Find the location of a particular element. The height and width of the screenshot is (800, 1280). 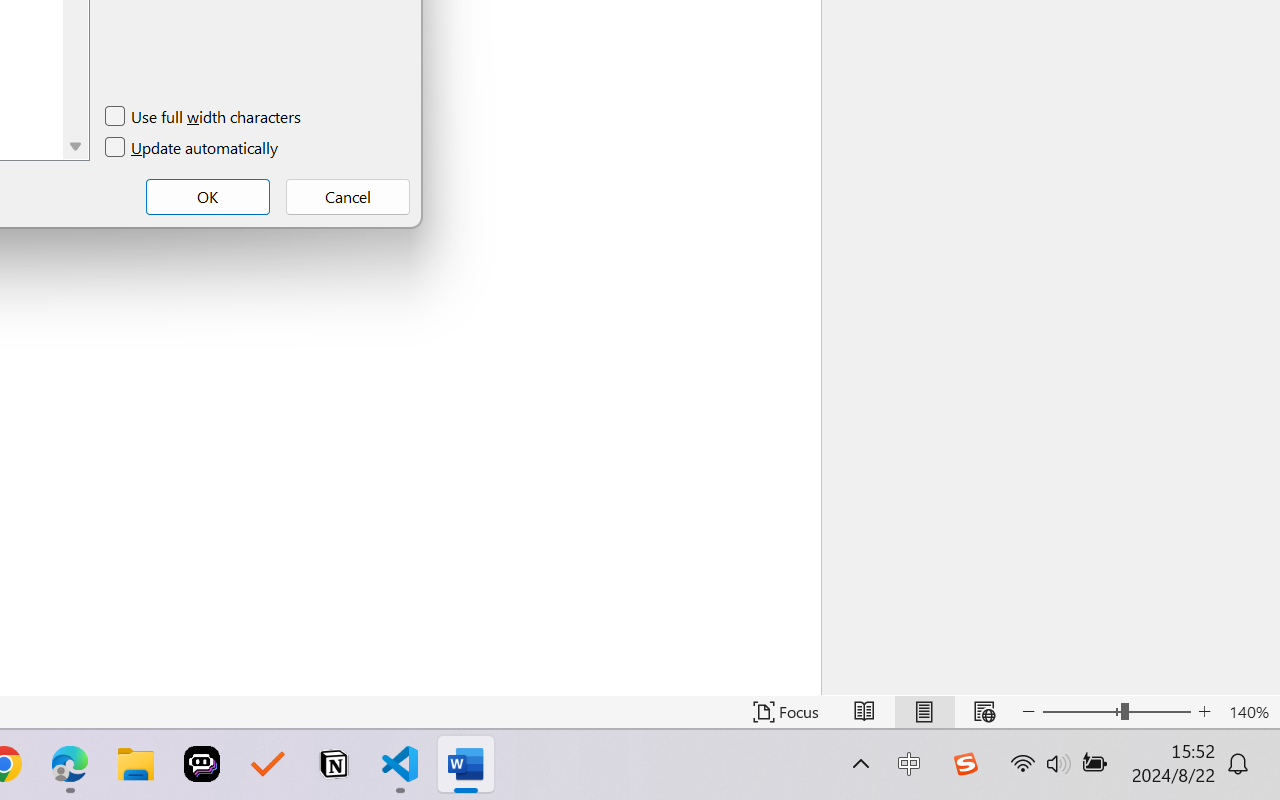

'OK' is located at coordinates (208, 195).